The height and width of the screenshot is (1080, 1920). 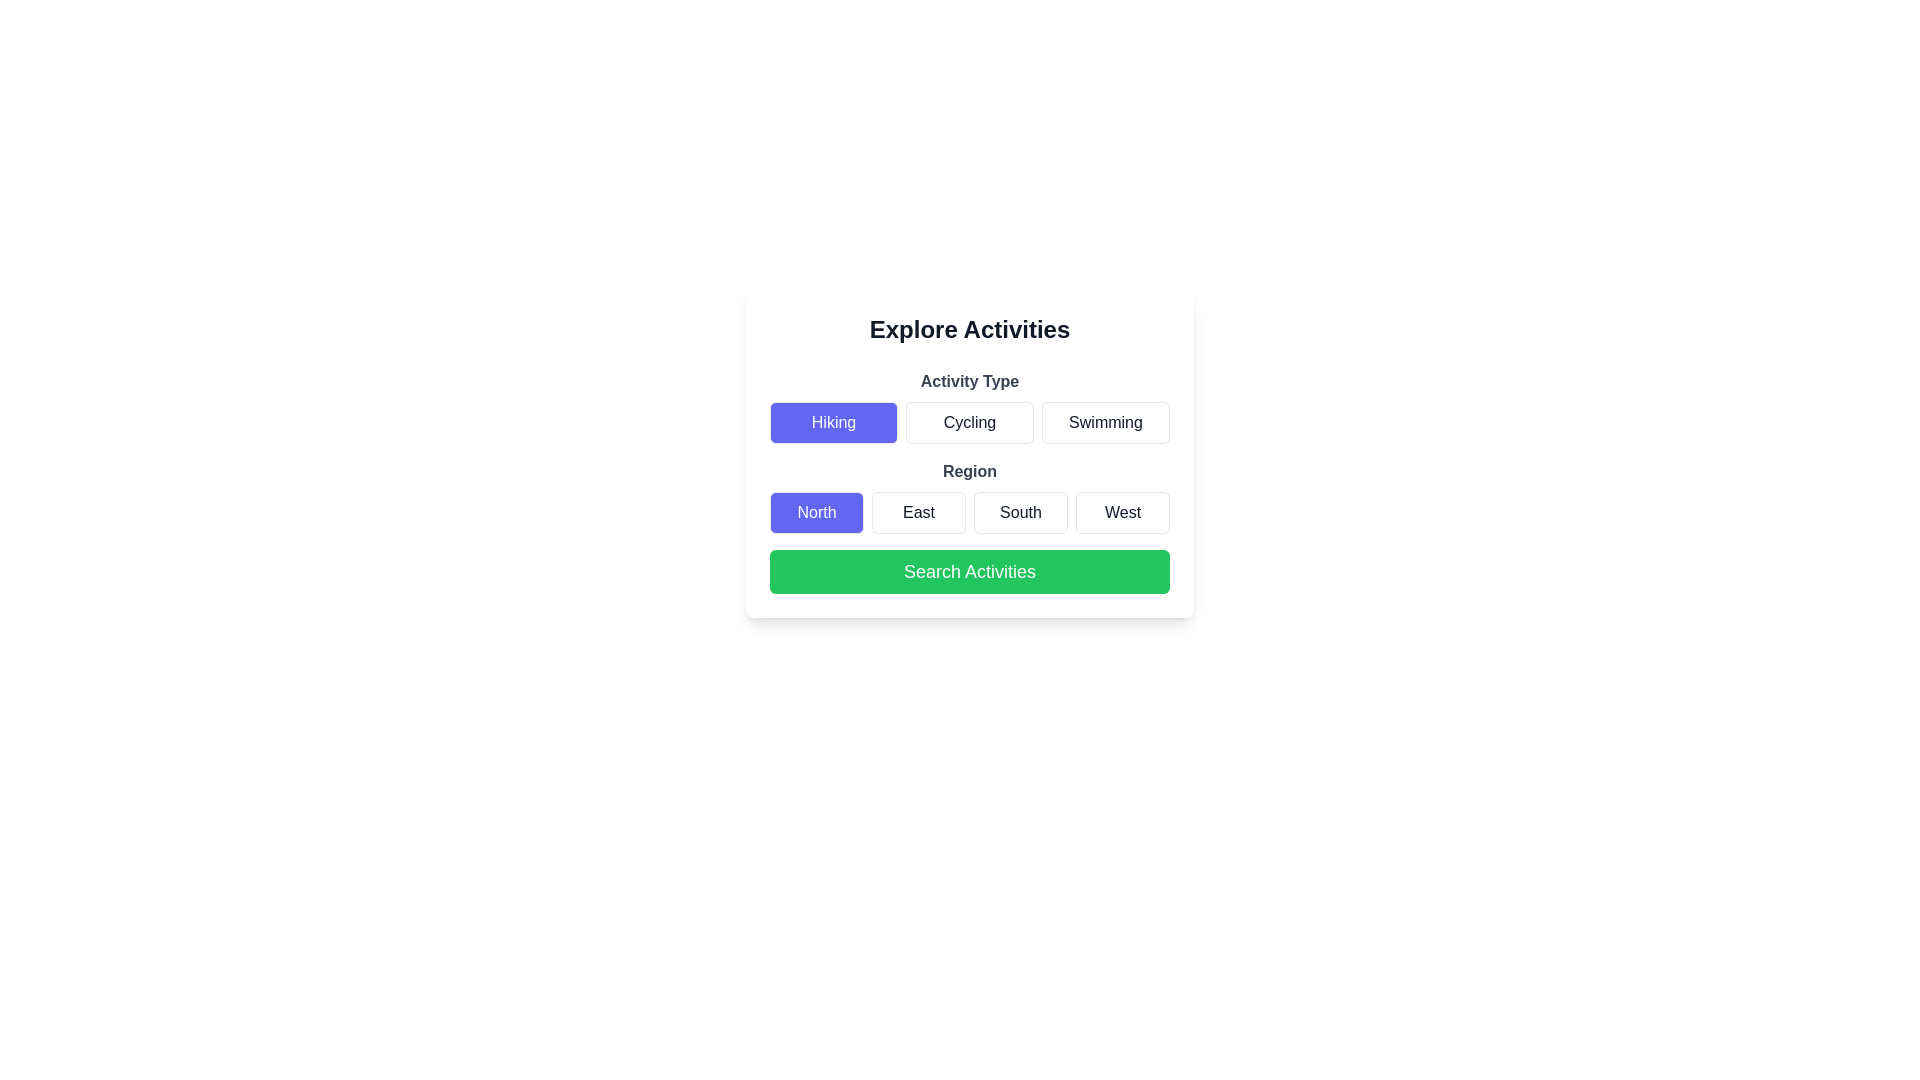 What do you see at coordinates (1123, 512) in the screenshot?
I see `the 'West' region button located under the 'Region' heading in the grid layout` at bounding box center [1123, 512].